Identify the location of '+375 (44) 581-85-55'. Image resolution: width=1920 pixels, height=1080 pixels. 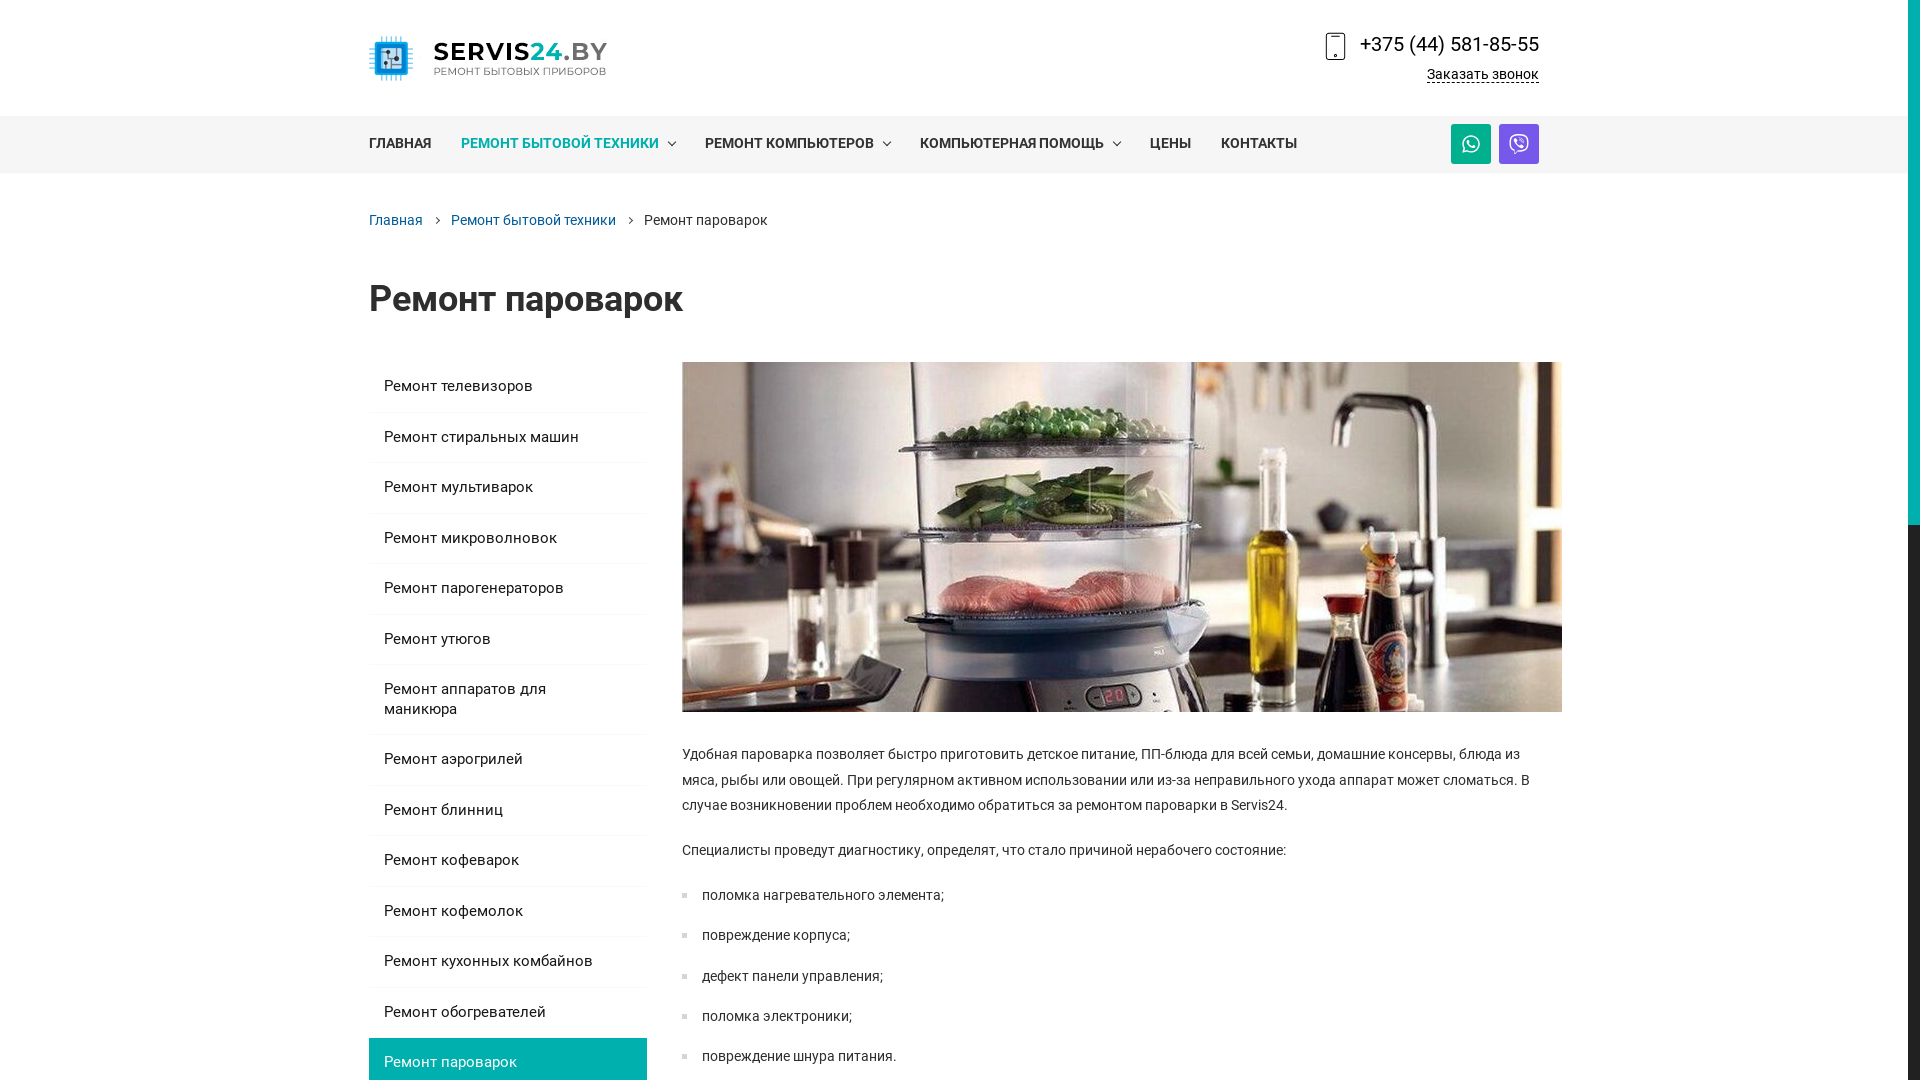
(1449, 43).